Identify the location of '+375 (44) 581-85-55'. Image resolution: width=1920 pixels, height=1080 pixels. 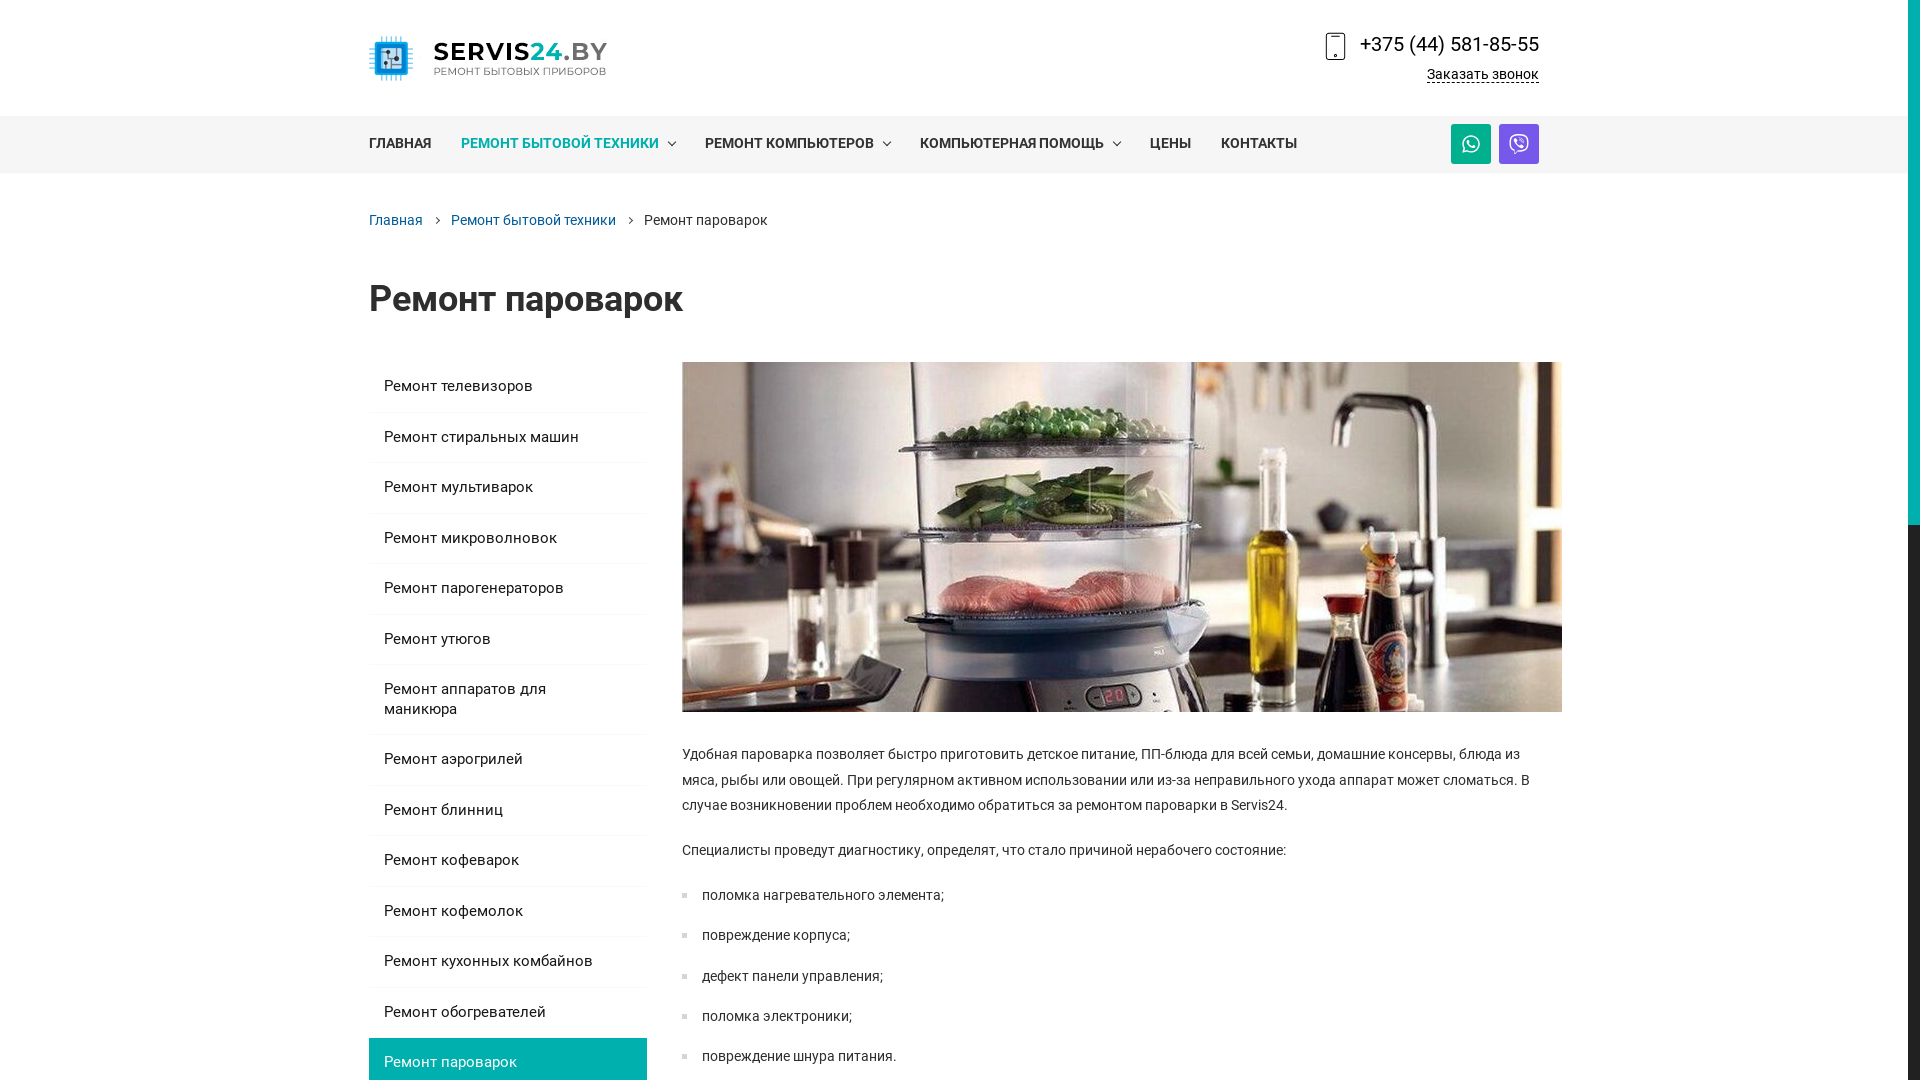
(1449, 43).